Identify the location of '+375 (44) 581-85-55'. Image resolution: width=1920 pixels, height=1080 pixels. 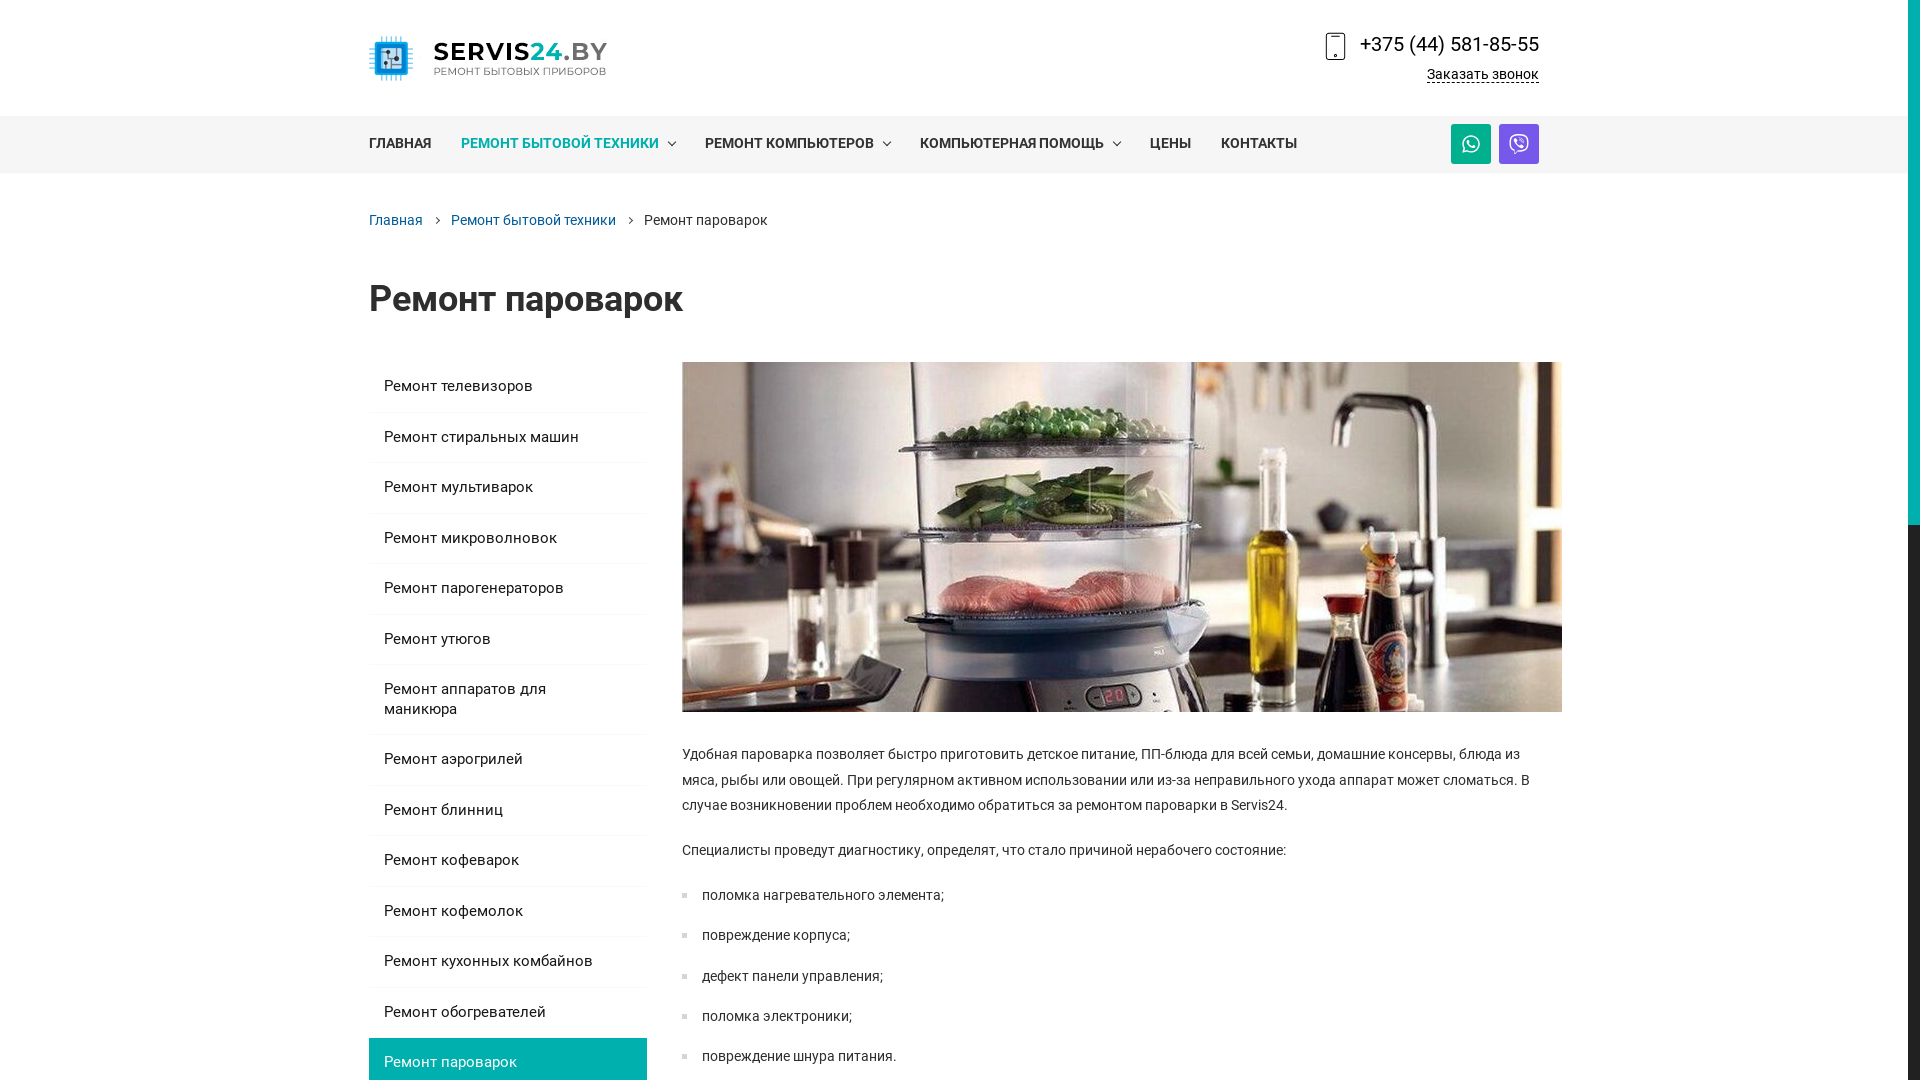
(1449, 43).